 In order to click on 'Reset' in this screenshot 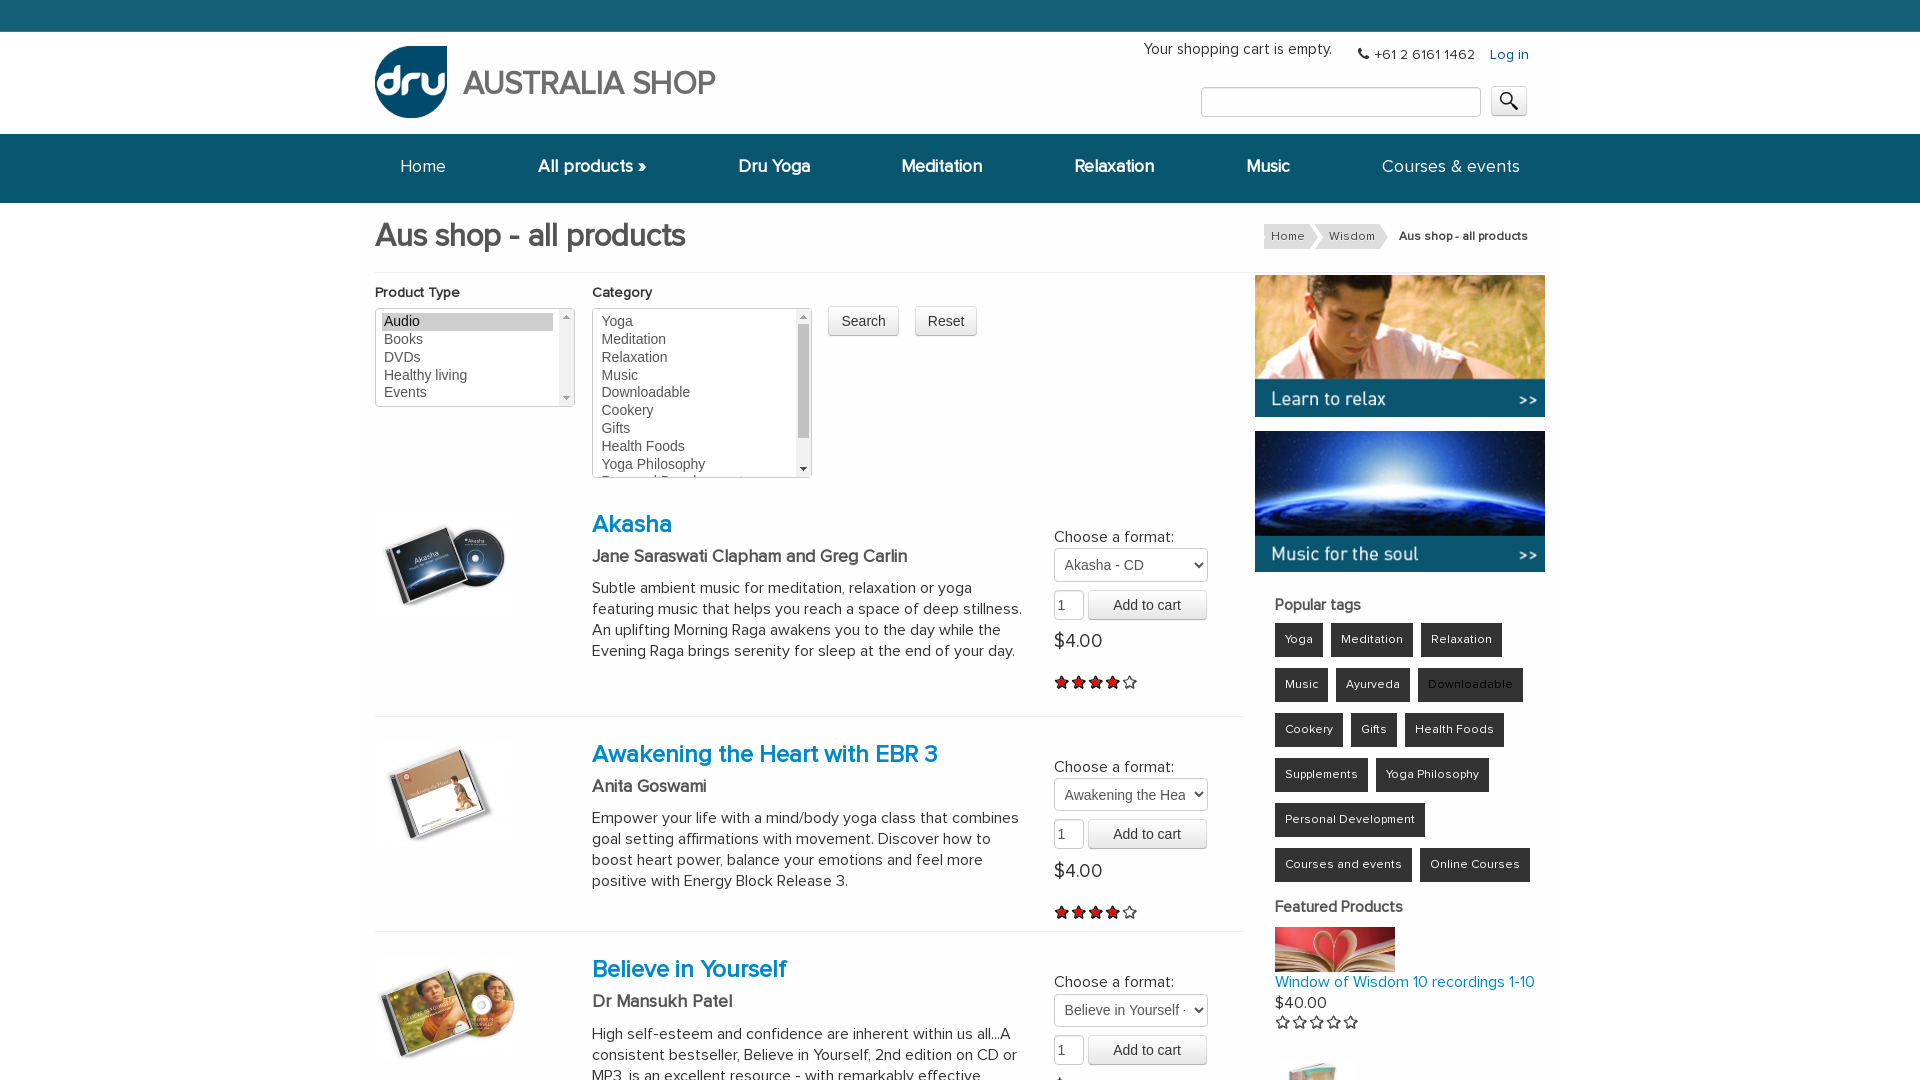, I will do `click(945, 319)`.